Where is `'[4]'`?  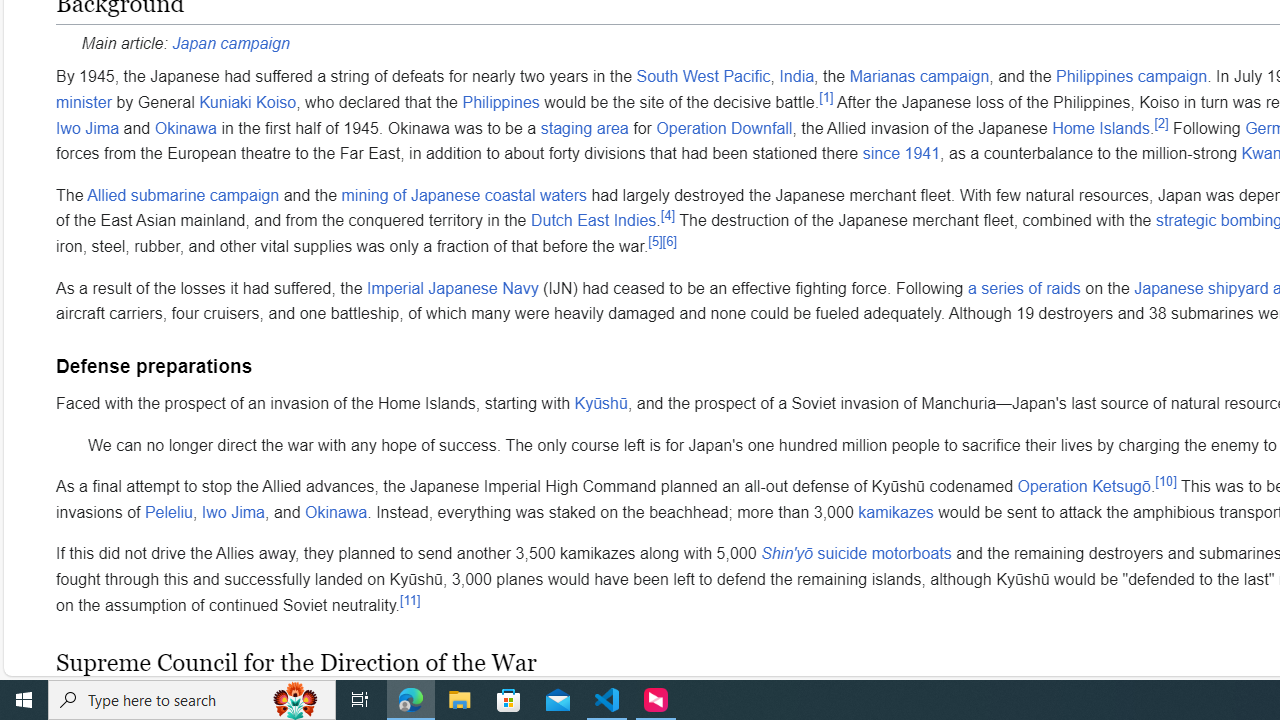 '[4]' is located at coordinates (668, 216).